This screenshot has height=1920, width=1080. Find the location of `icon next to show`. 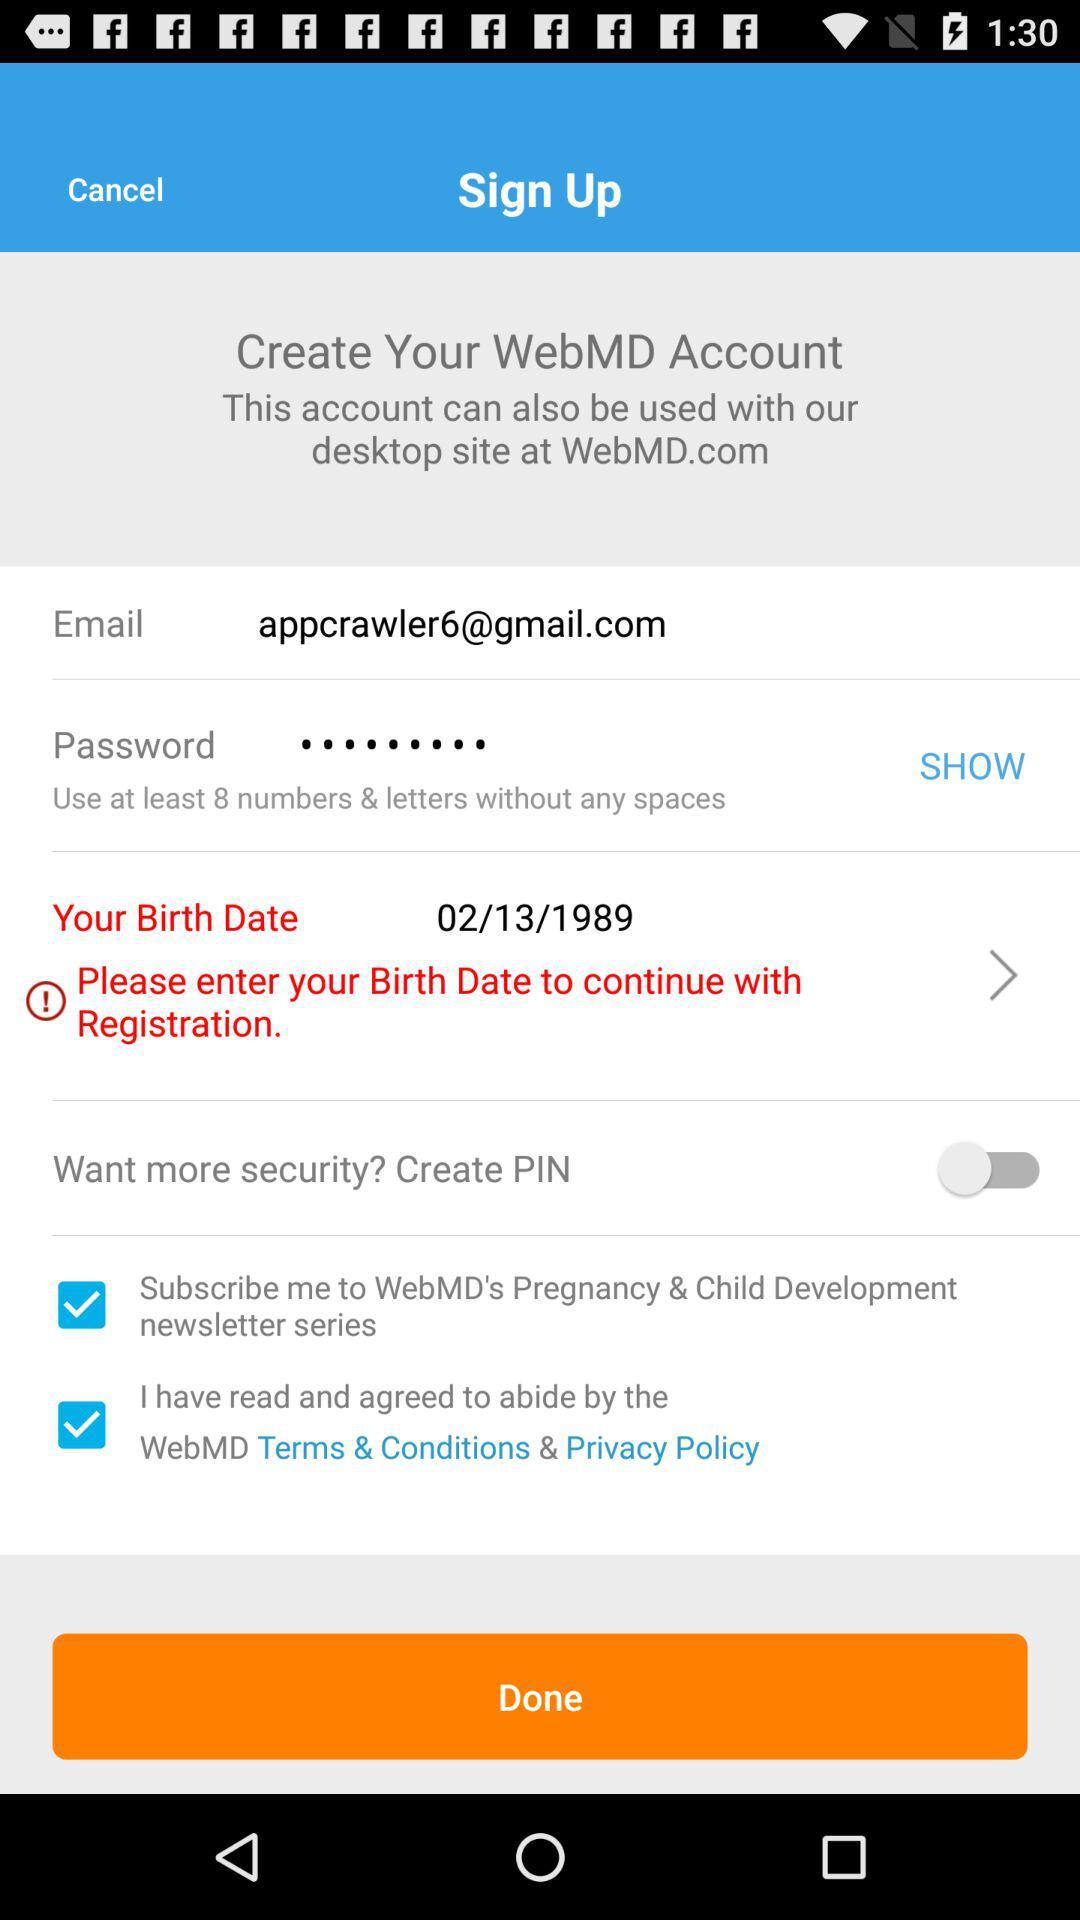

icon next to show is located at coordinates (579, 743).